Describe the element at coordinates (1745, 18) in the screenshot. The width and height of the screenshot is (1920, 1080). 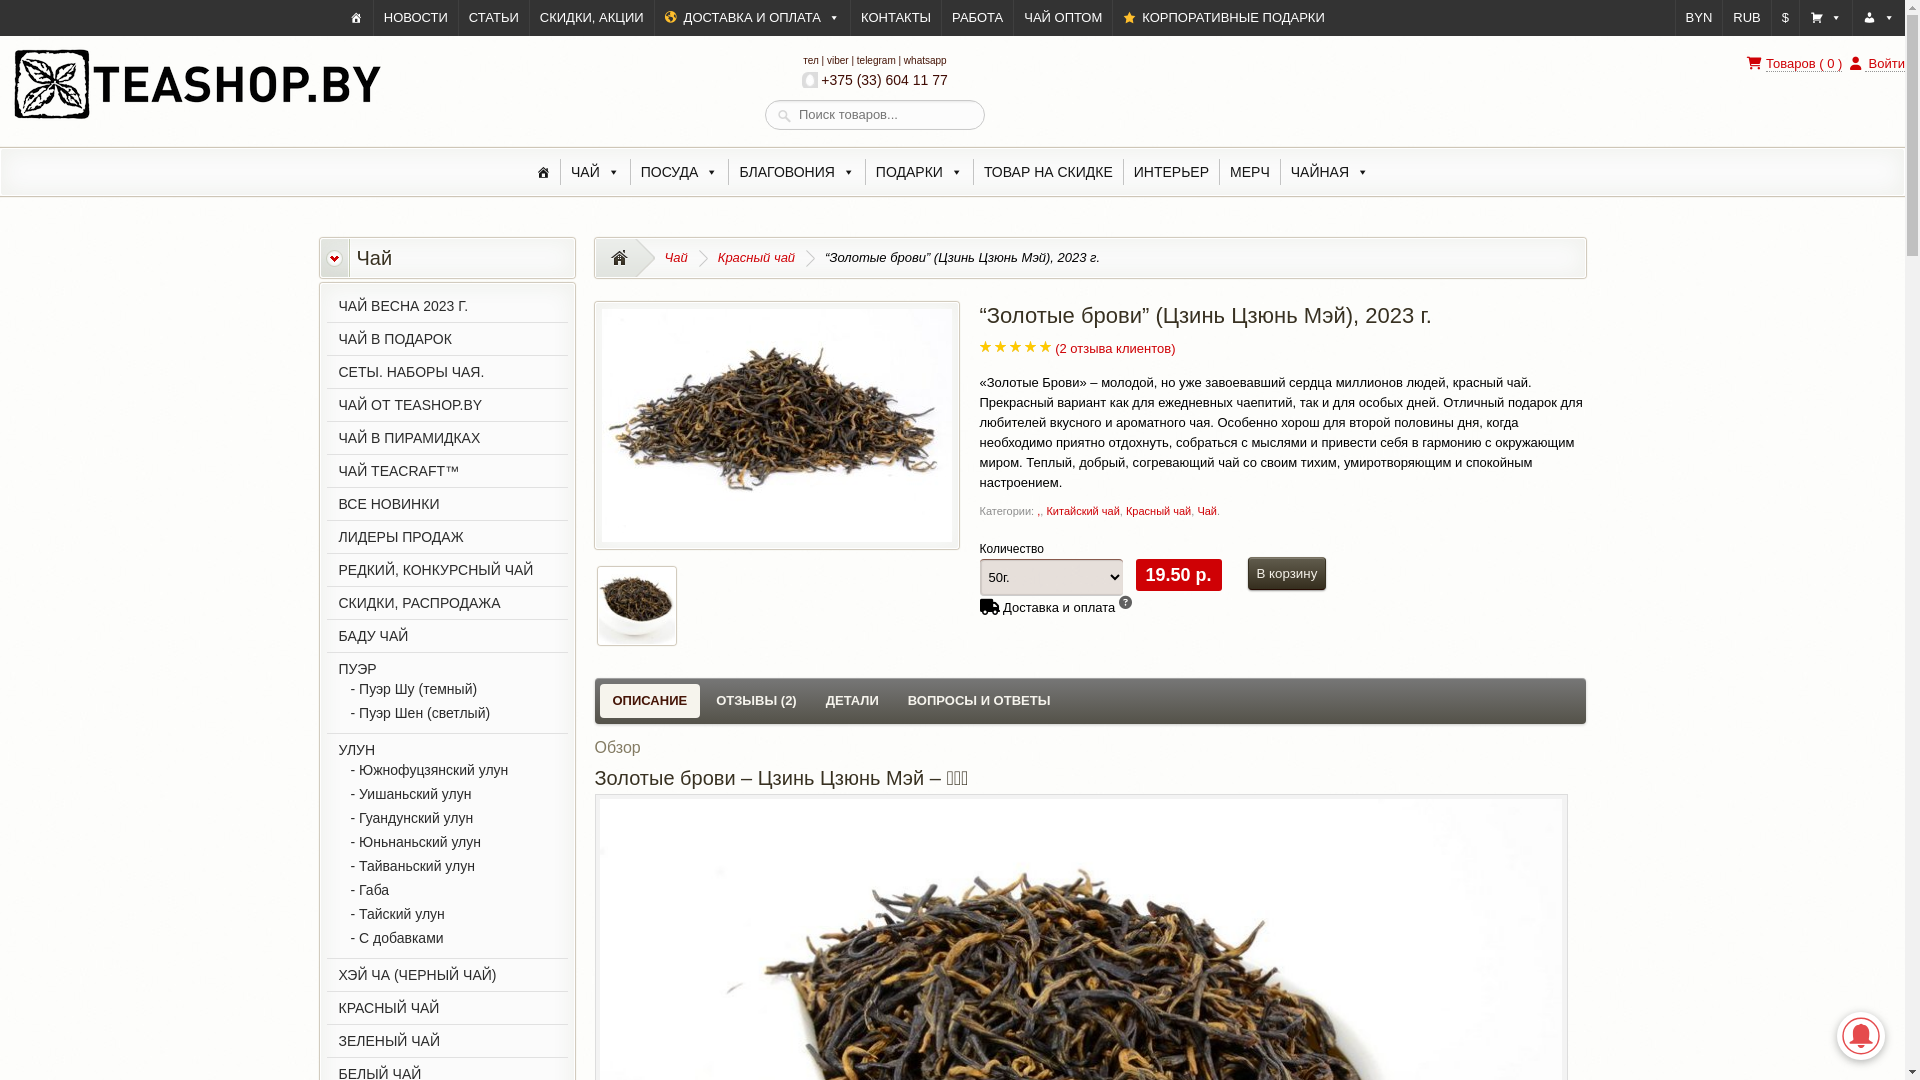
I see `'RUB'` at that location.